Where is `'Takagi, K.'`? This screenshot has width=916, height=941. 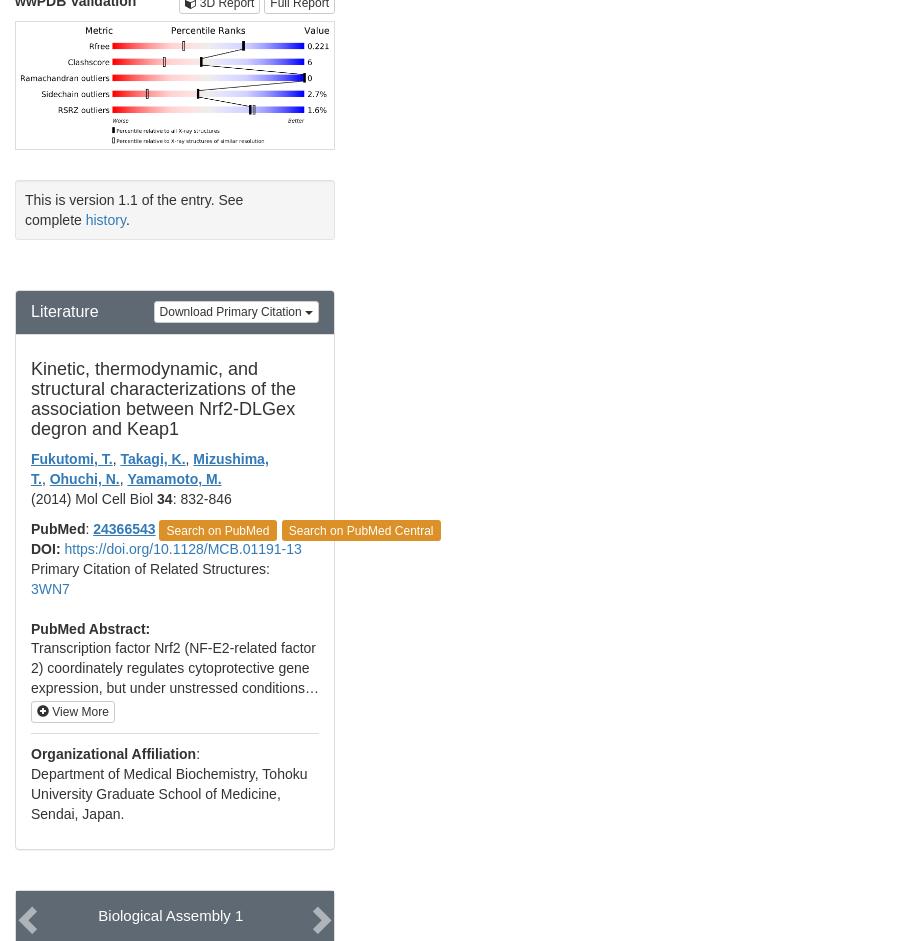
'Takagi, K.' is located at coordinates (119, 459).